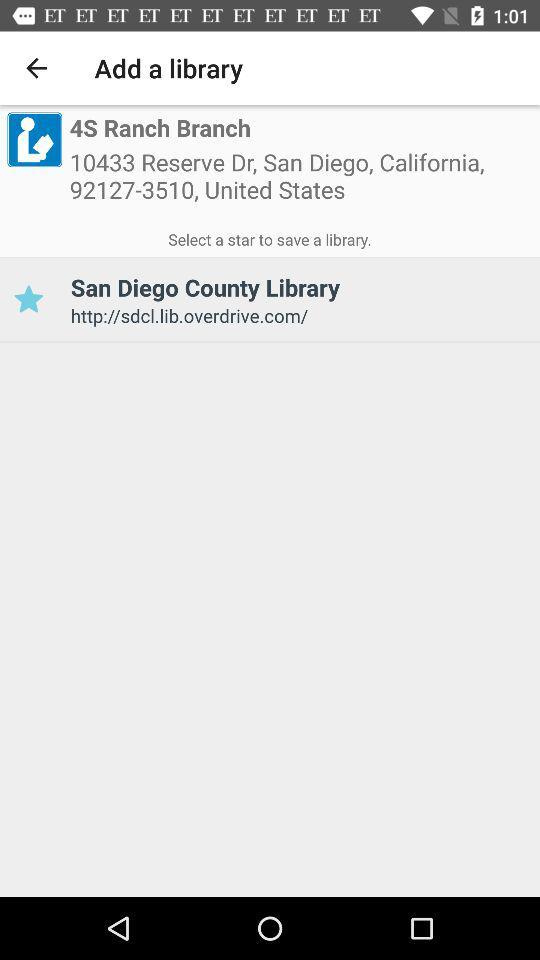 This screenshot has width=540, height=960. I want to click on 10433 reserve dr icon, so click(300, 182).